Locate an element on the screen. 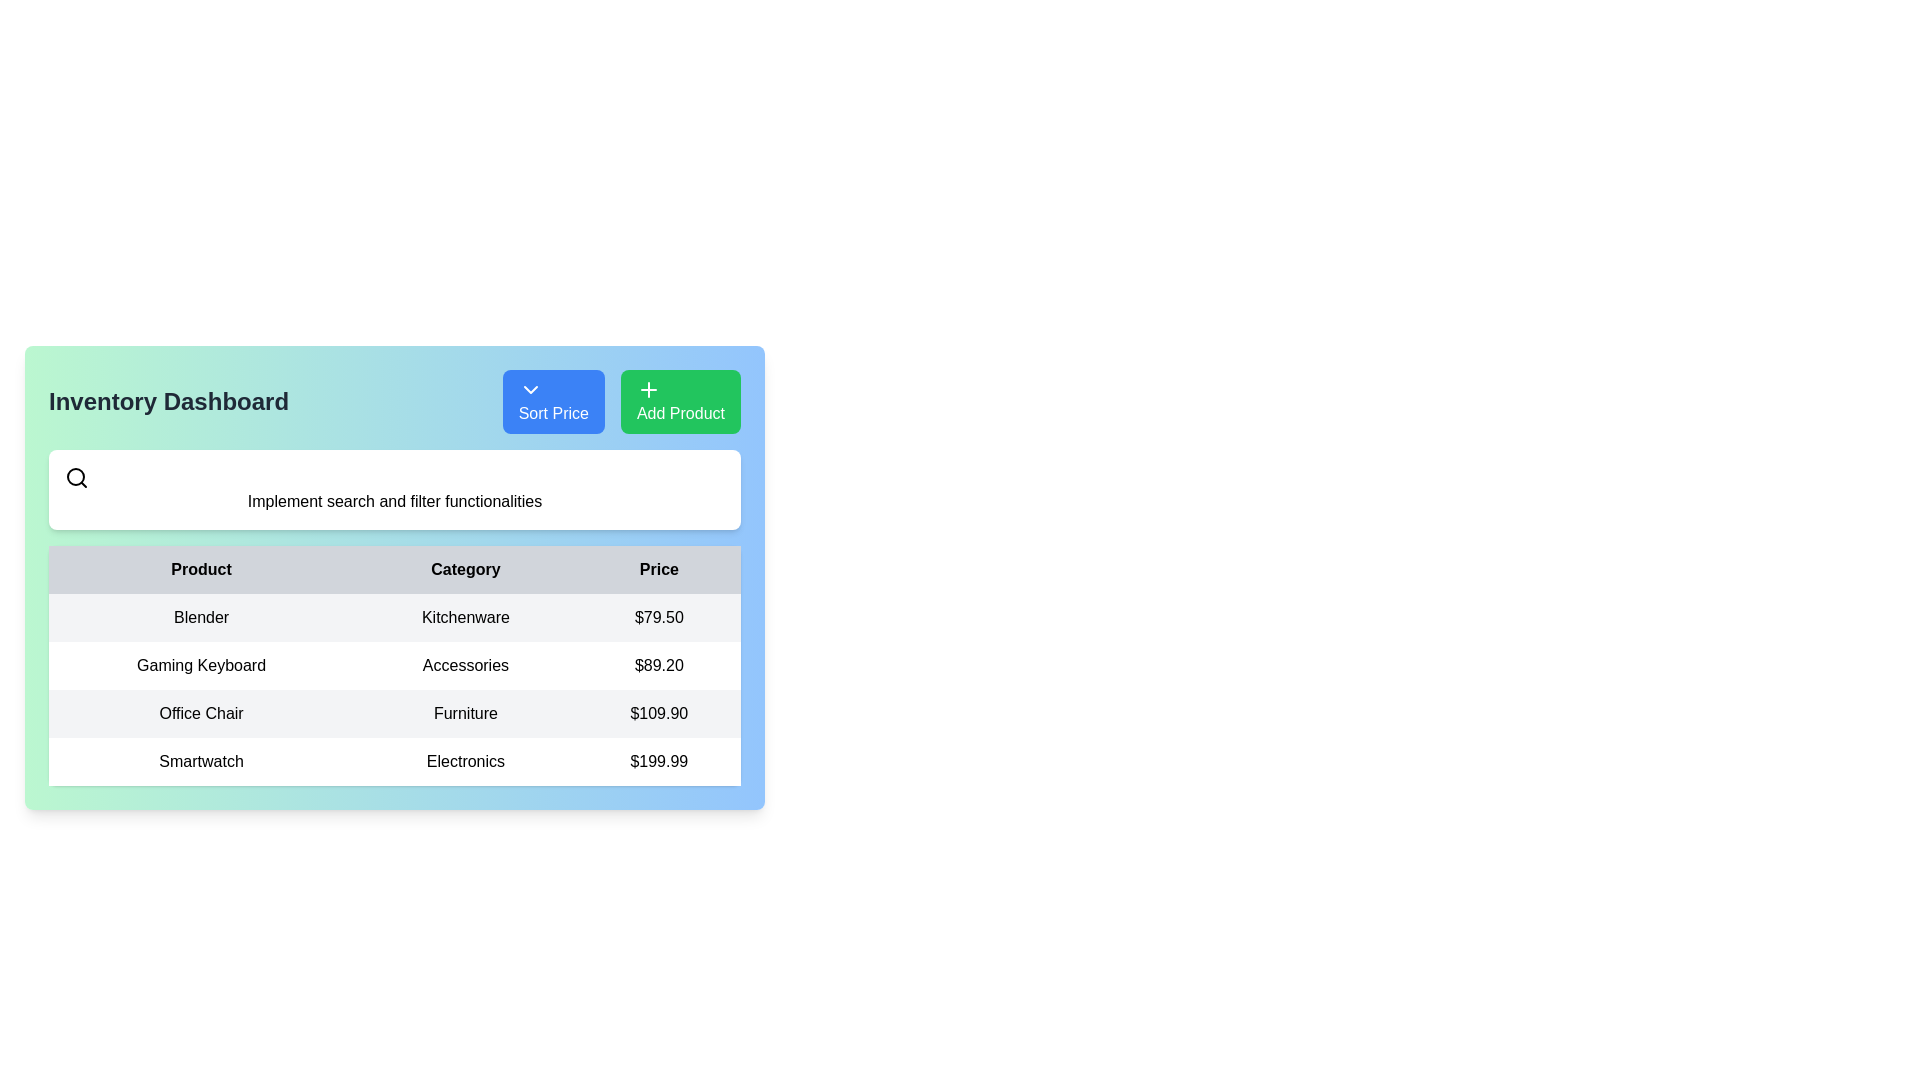 The image size is (1920, 1080). the green 'Add Product' button with rounded corners, which is the second button from the right in the header area is located at coordinates (681, 401).